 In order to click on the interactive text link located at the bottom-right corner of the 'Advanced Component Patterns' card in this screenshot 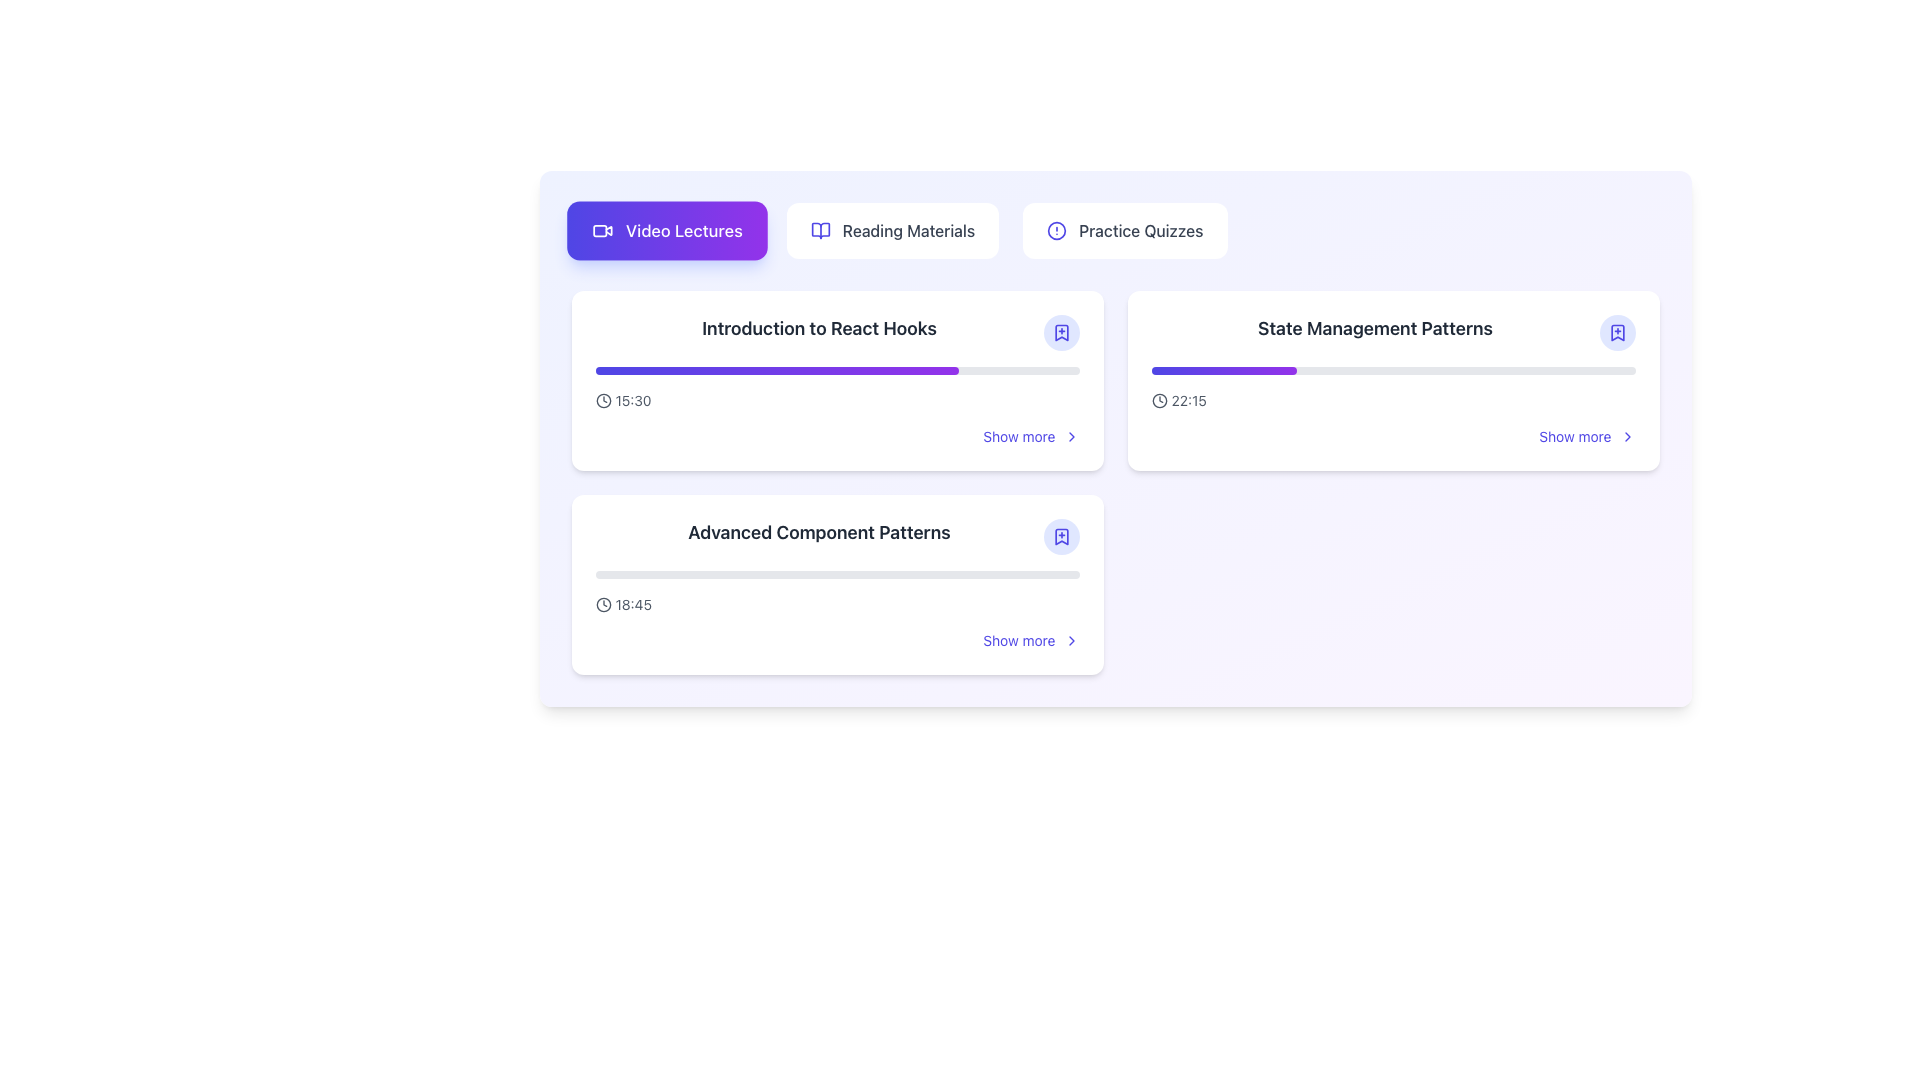, I will do `click(1019, 640)`.